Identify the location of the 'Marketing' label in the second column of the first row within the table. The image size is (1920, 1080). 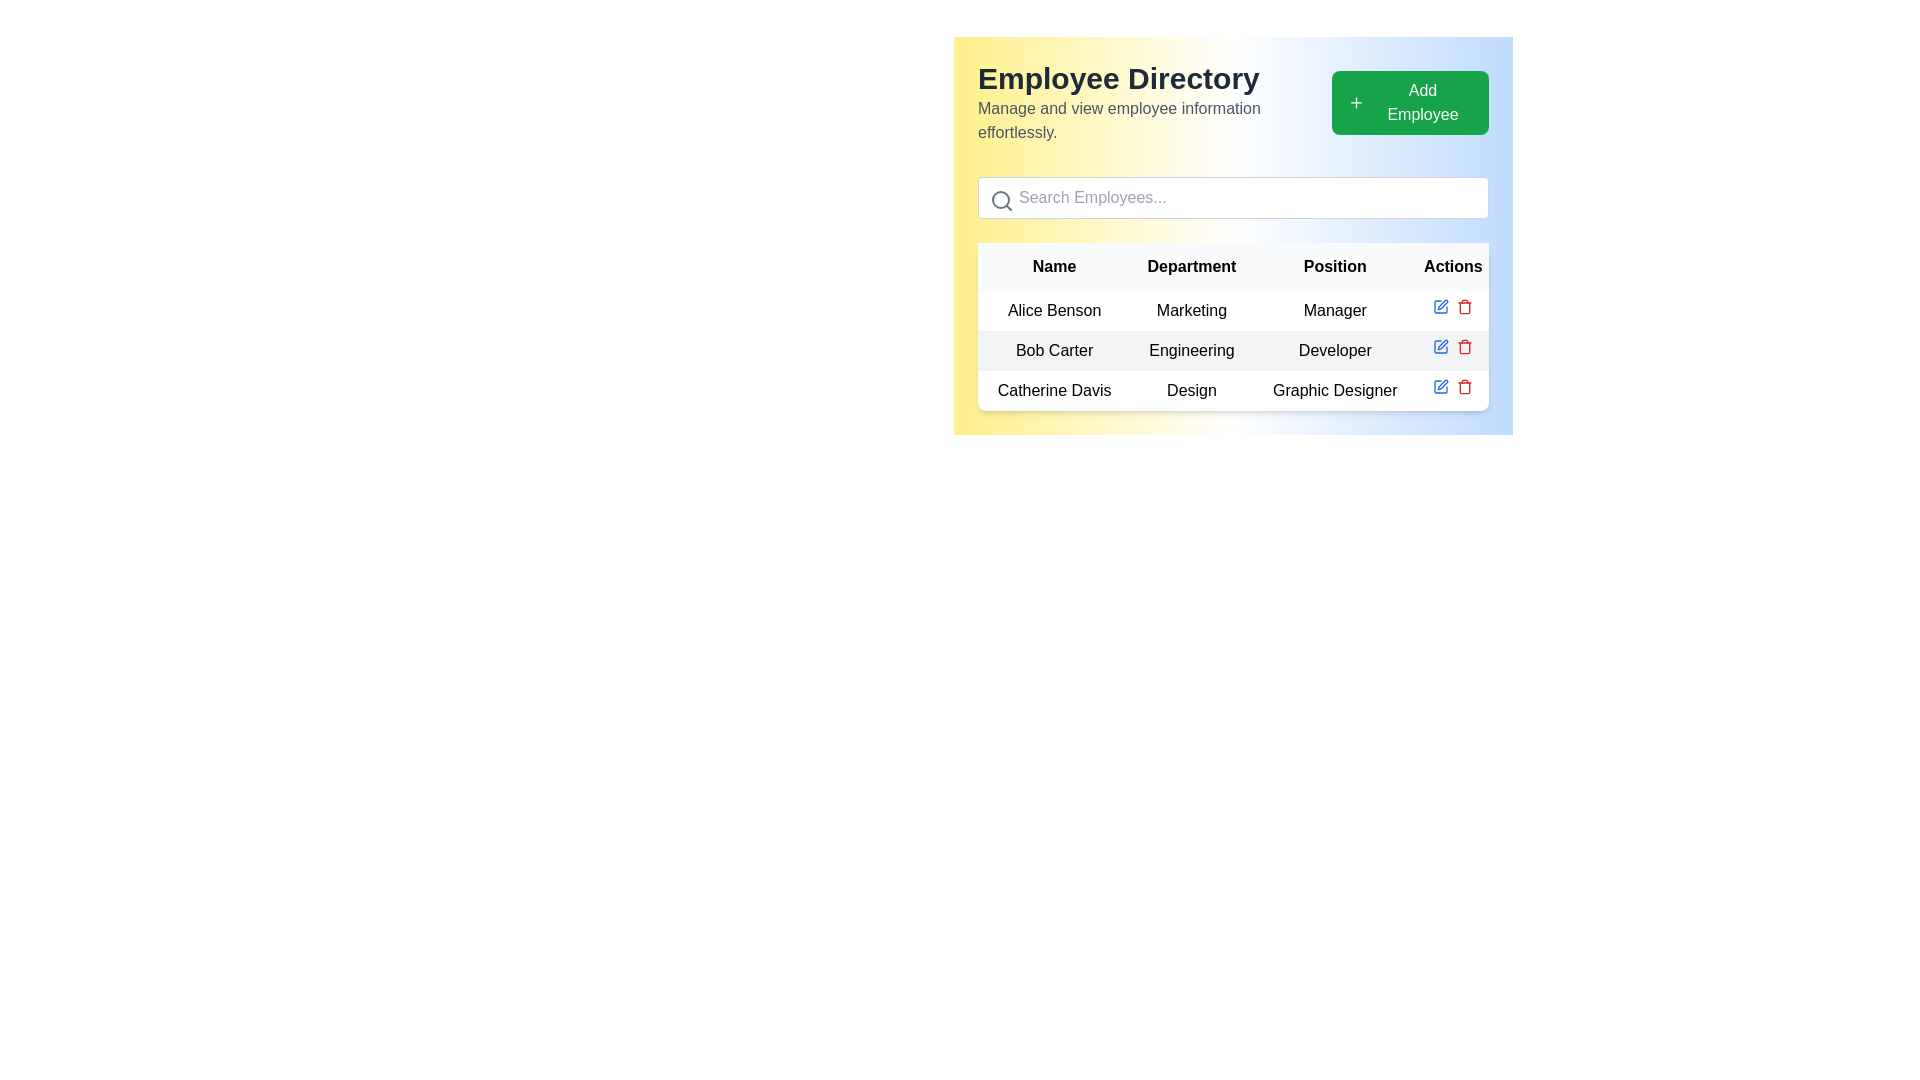
(1191, 311).